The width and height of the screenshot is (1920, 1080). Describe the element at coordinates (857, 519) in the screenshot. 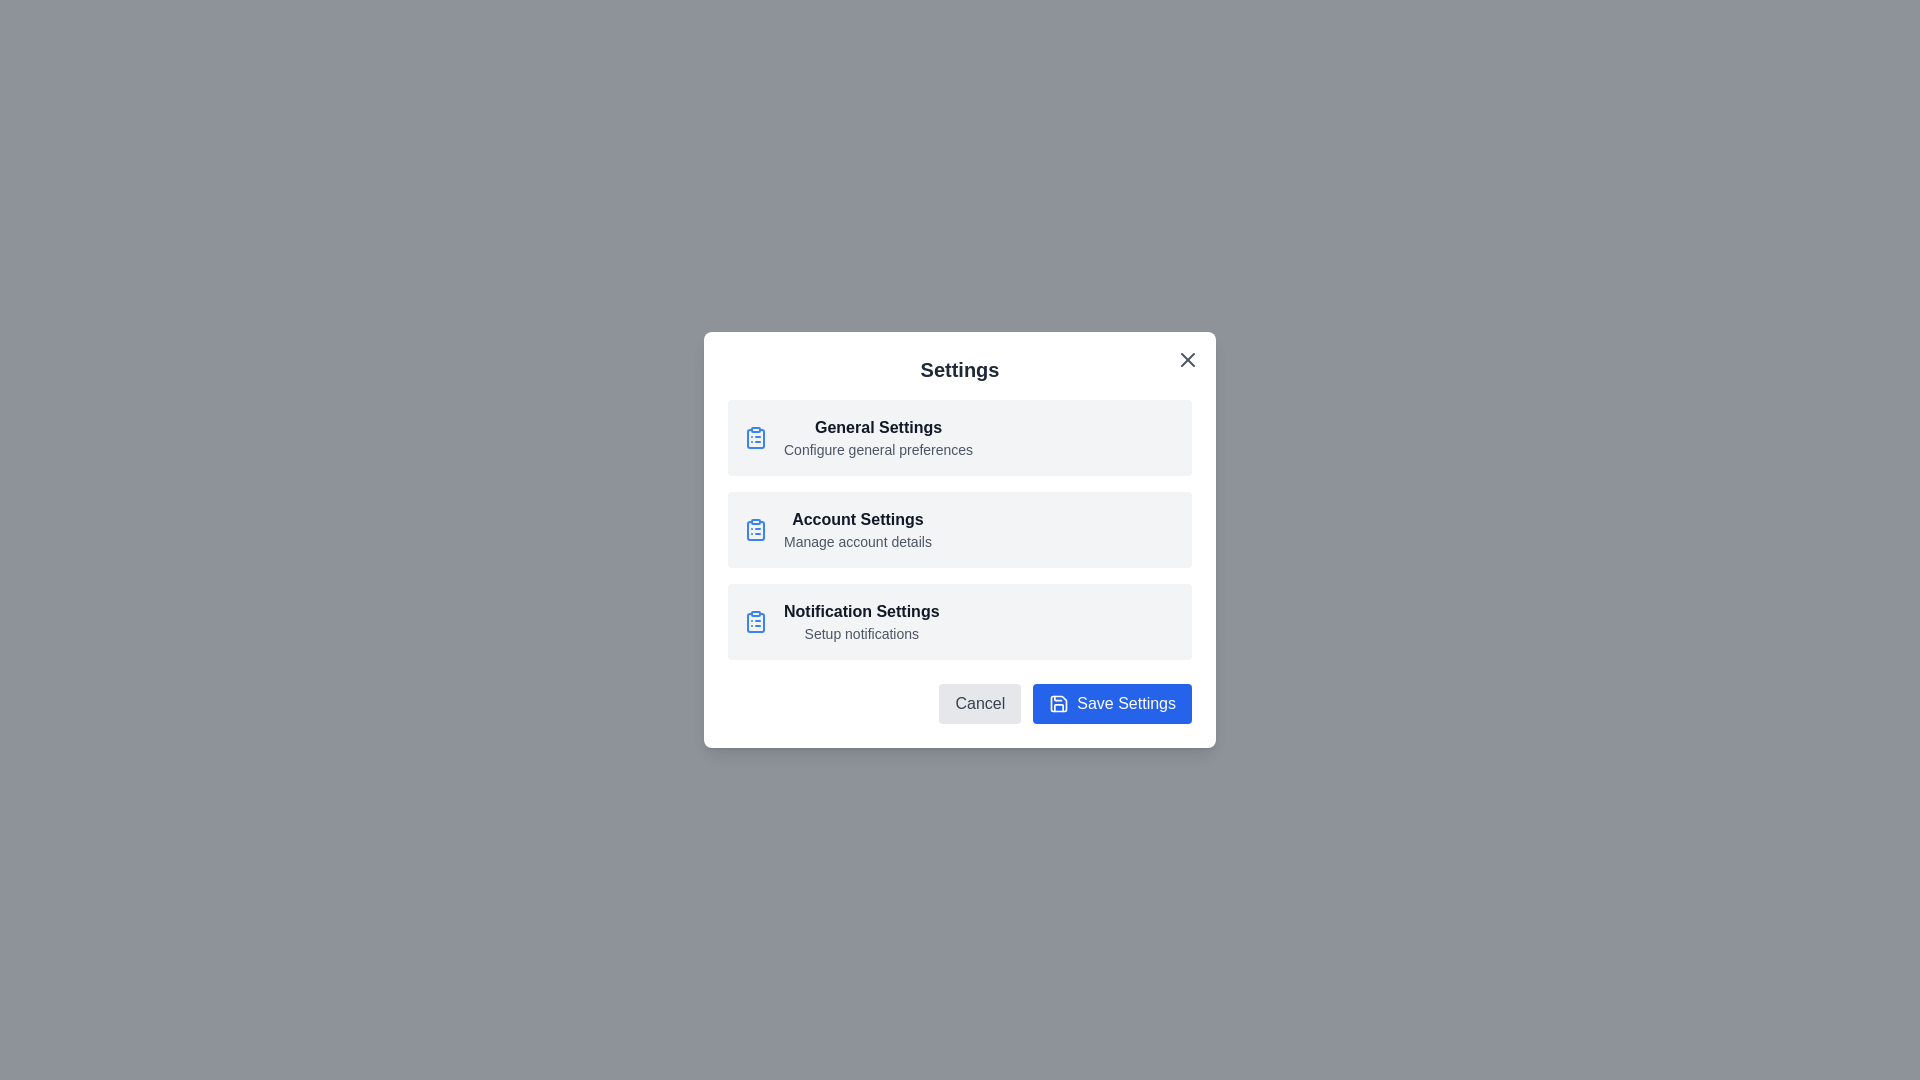

I see `text content of the 'Account Settings' label, which is the top text component in the second row of settings options within the user interface` at that location.